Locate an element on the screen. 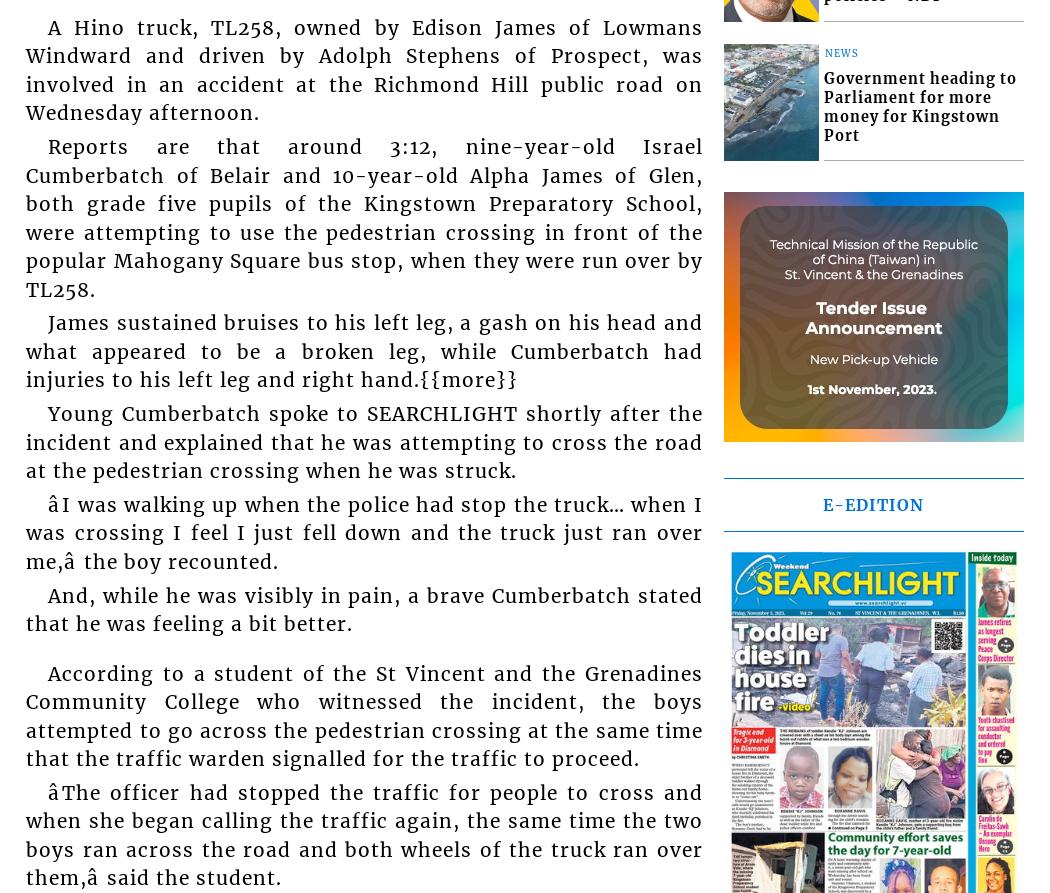  'A Hino truck, TL258, owned by Edison James of Lowmans Windward and driven by Adolph Stephens of Prospect, was involved in an accident at the Richmond Hill public road on Wednesday afternoon.' is located at coordinates (363, 70).